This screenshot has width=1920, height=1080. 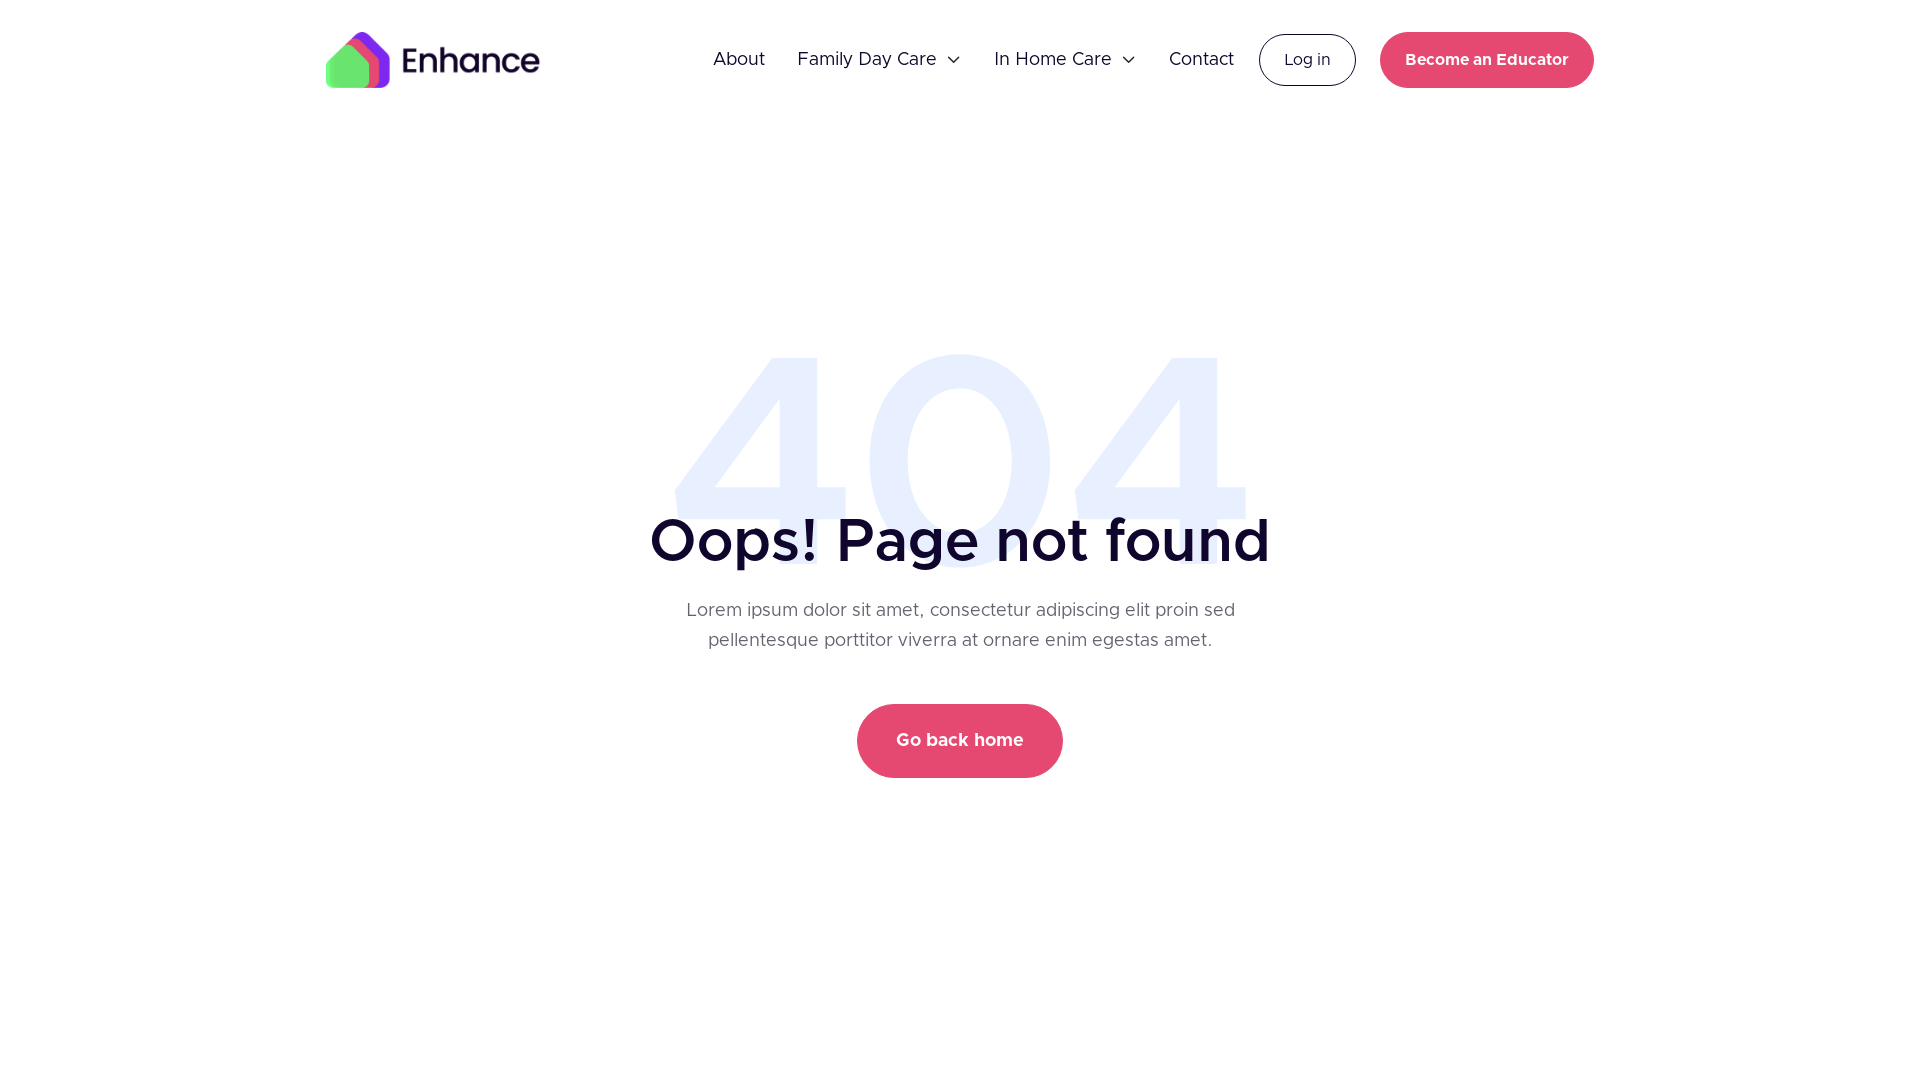 I want to click on 'Log in', so click(x=1307, y=59).